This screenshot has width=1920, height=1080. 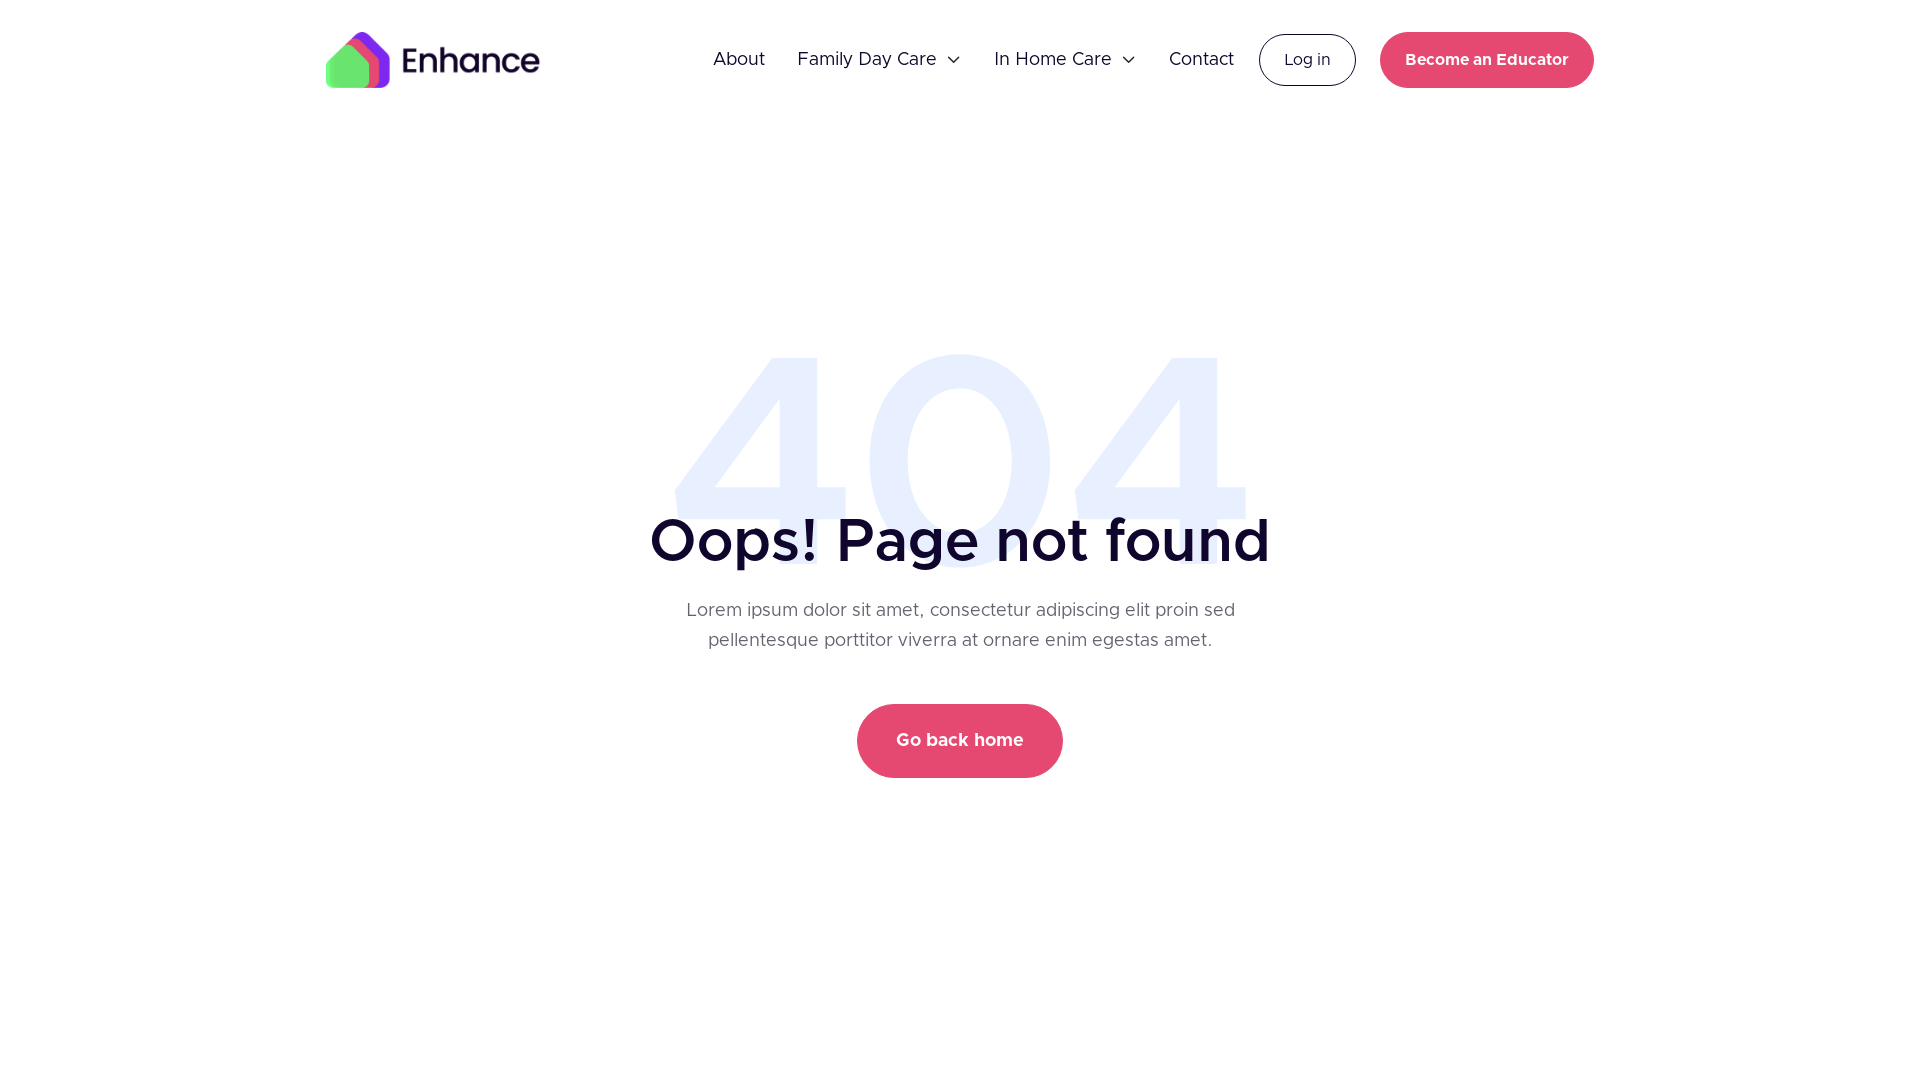 I want to click on 'Log in', so click(x=1307, y=59).